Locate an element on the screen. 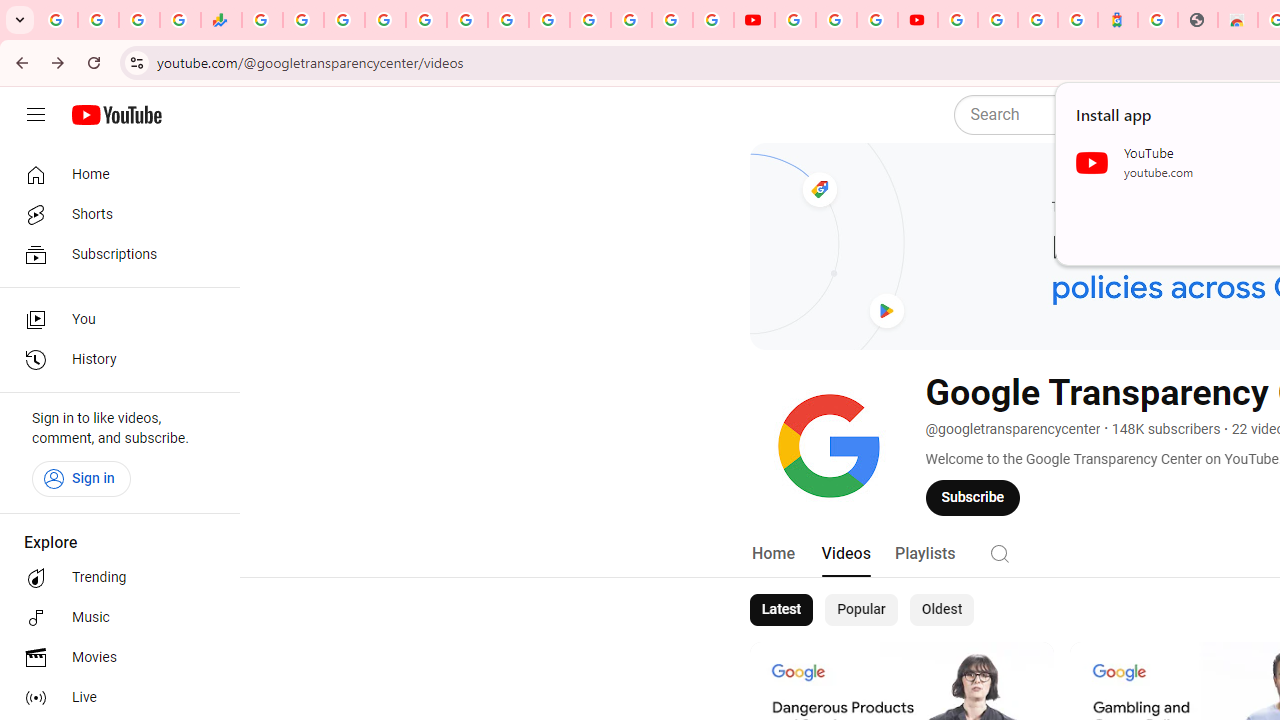 Image resolution: width=1280 pixels, height=720 pixels. 'Google Account Help' is located at coordinates (836, 20).